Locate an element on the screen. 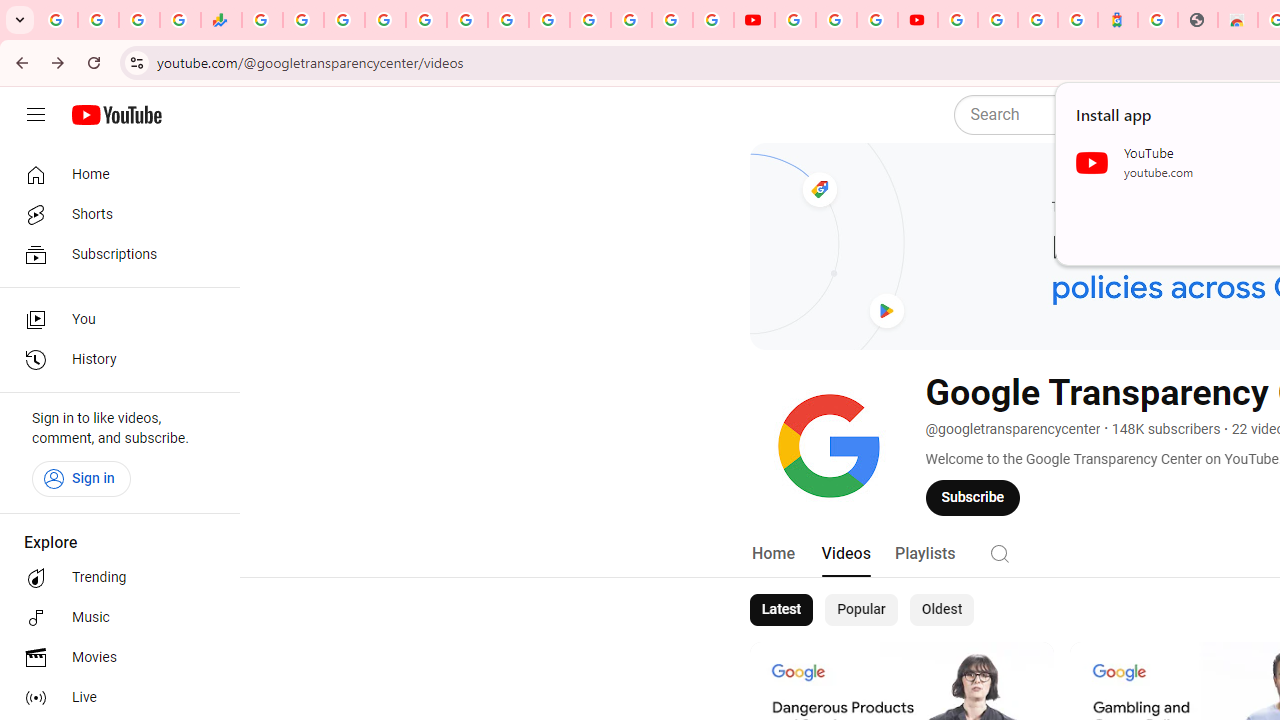 Image resolution: width=1280 pixels, height=720 pixels. 'Google Account Help' is located at coordinates (836, 20).